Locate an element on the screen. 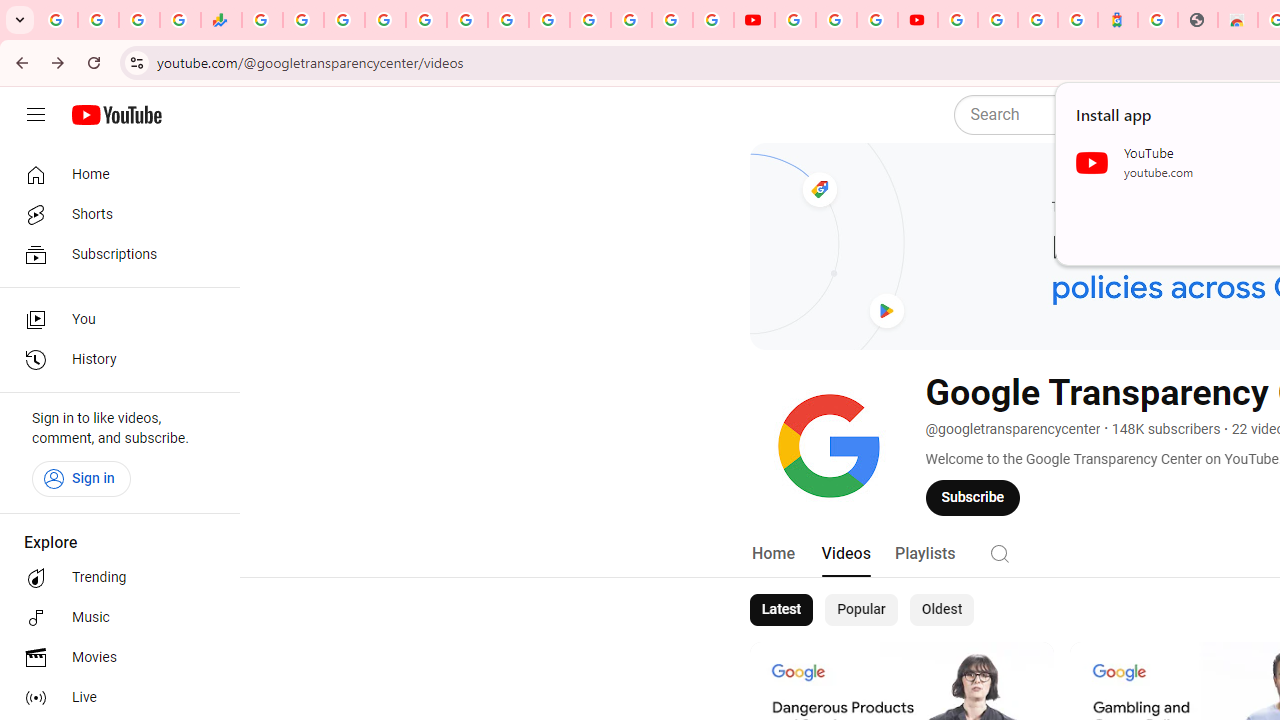 Image resolution: width=1280 pixels, height=720 pixels. 'Google Account Help' is located at coordinates (836, 20).